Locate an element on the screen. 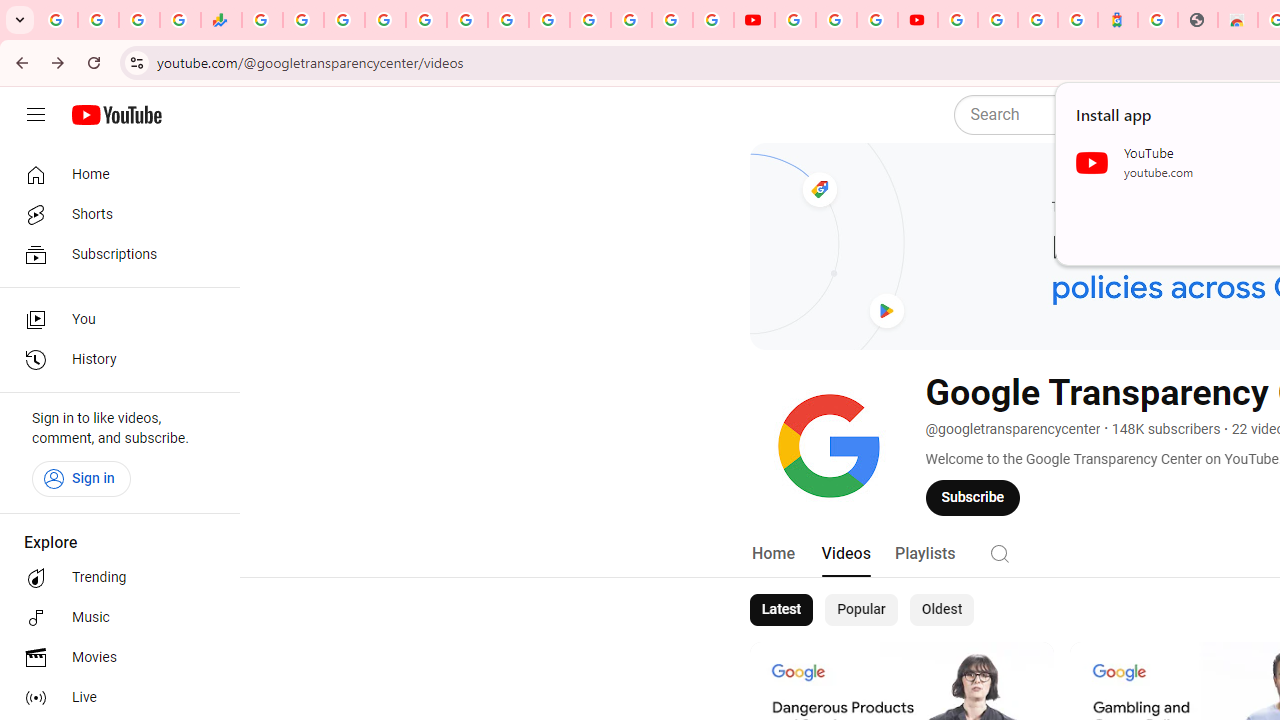 Image resolution: width=1280 pixels, height=720 pixels. 'Google Account Help' is located at coordinates (836, 20).